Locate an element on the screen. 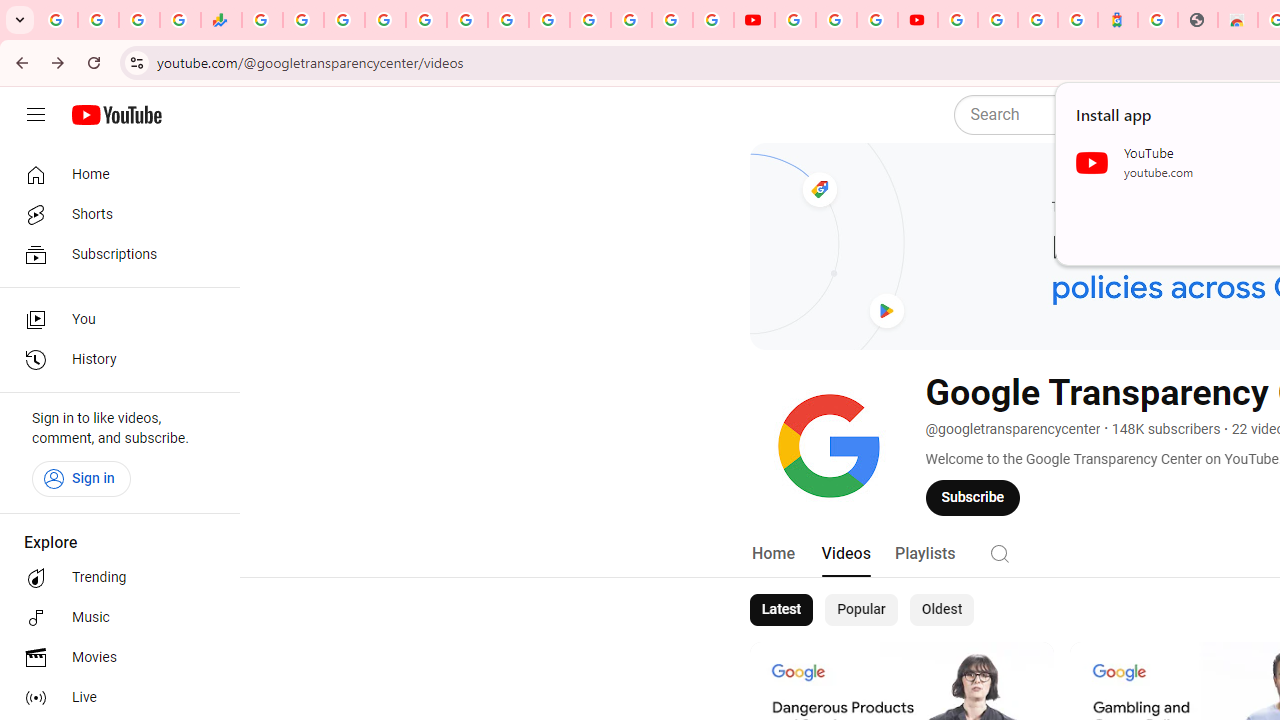 Image resolution: width=1280 pixels, height=720 pixels. 'Google Account Help' is located at coordinates (836, 20).